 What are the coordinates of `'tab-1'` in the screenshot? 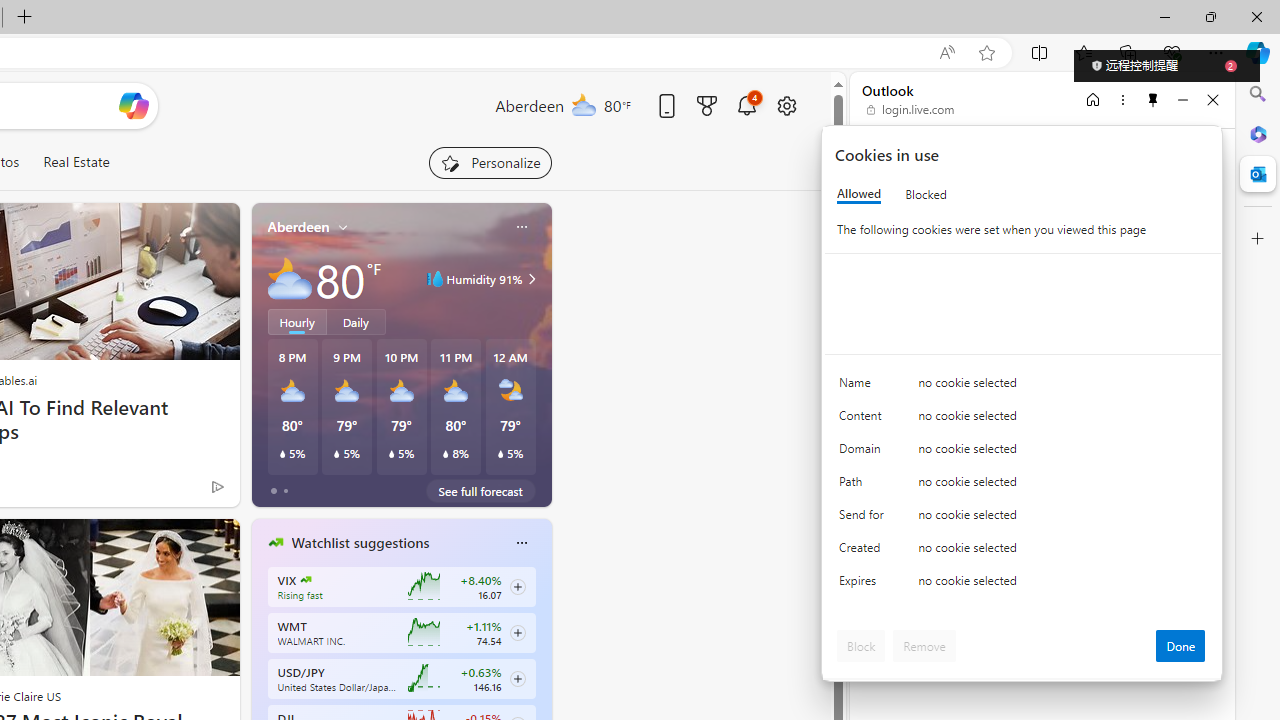 It's located at (284, 491).